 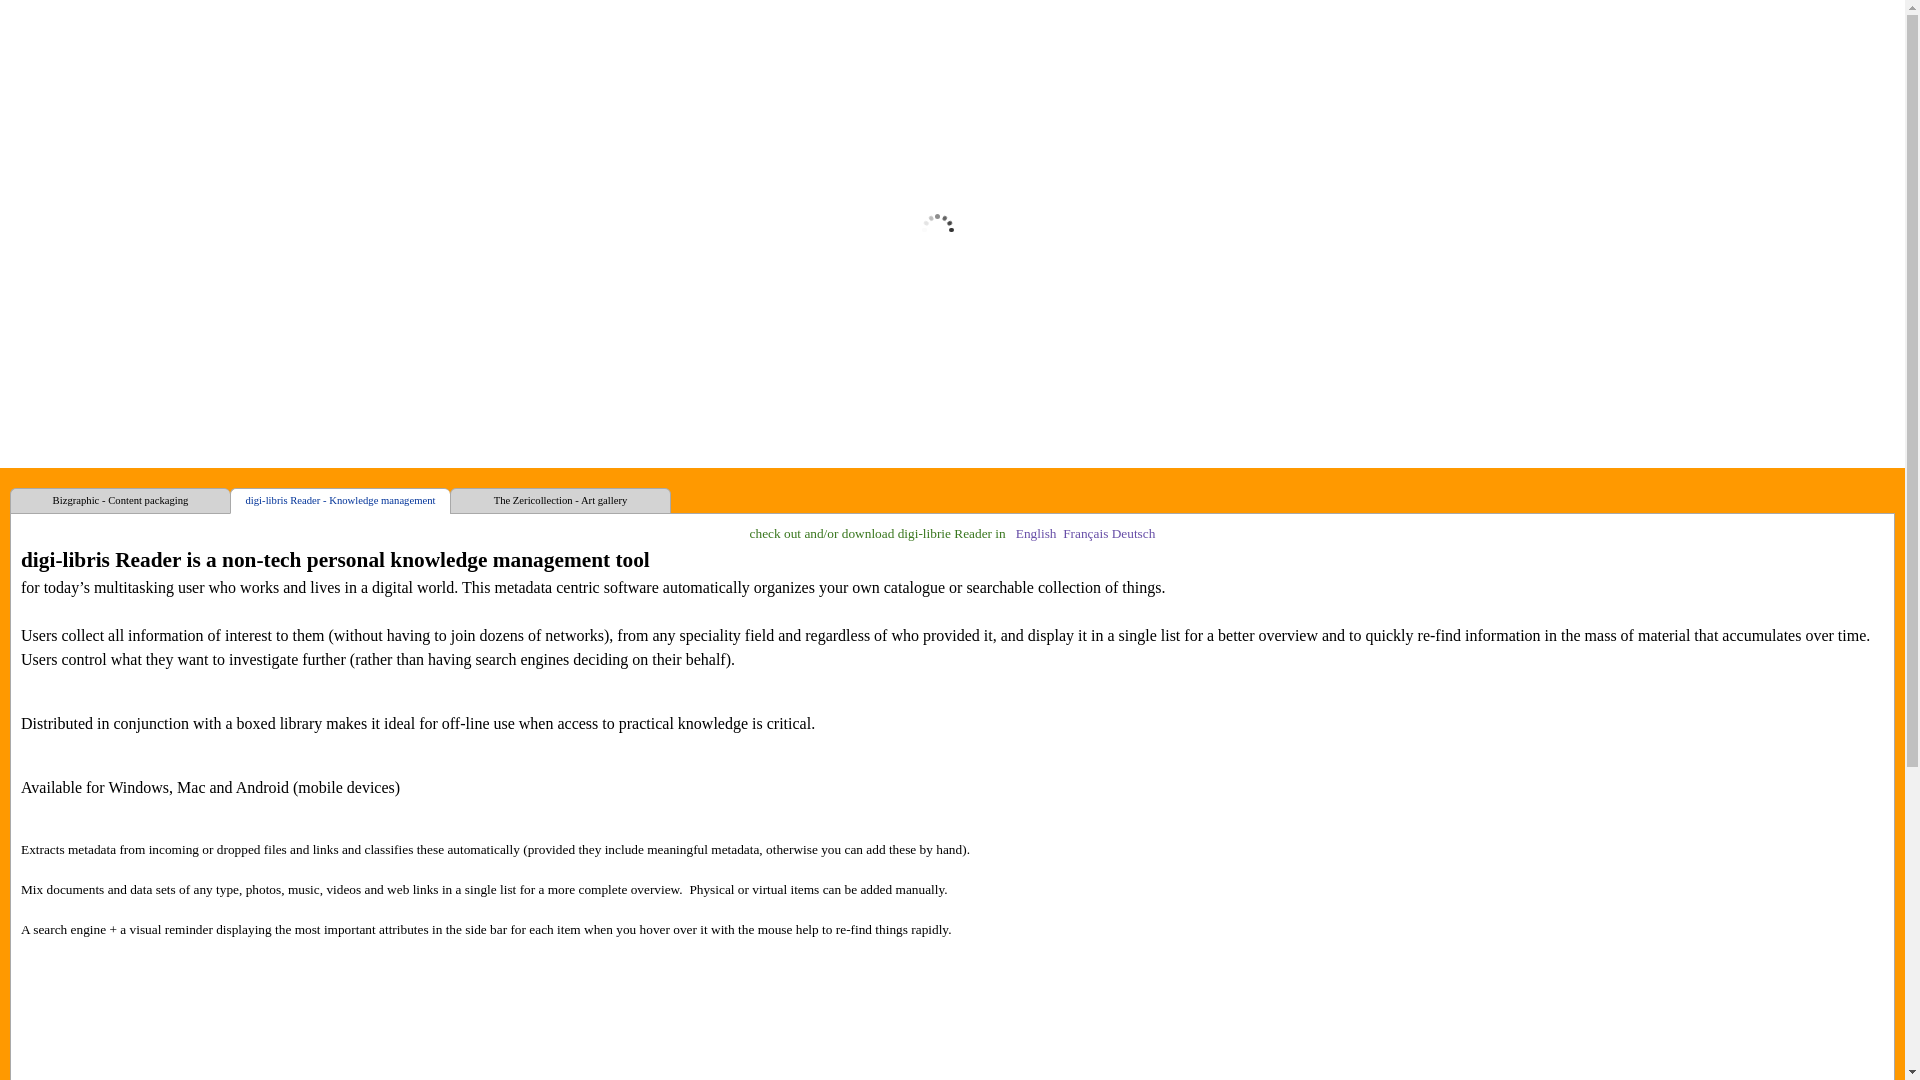 I want to click on 'digi-libris Reader - Knowledge management', so click(x=340, y=500).